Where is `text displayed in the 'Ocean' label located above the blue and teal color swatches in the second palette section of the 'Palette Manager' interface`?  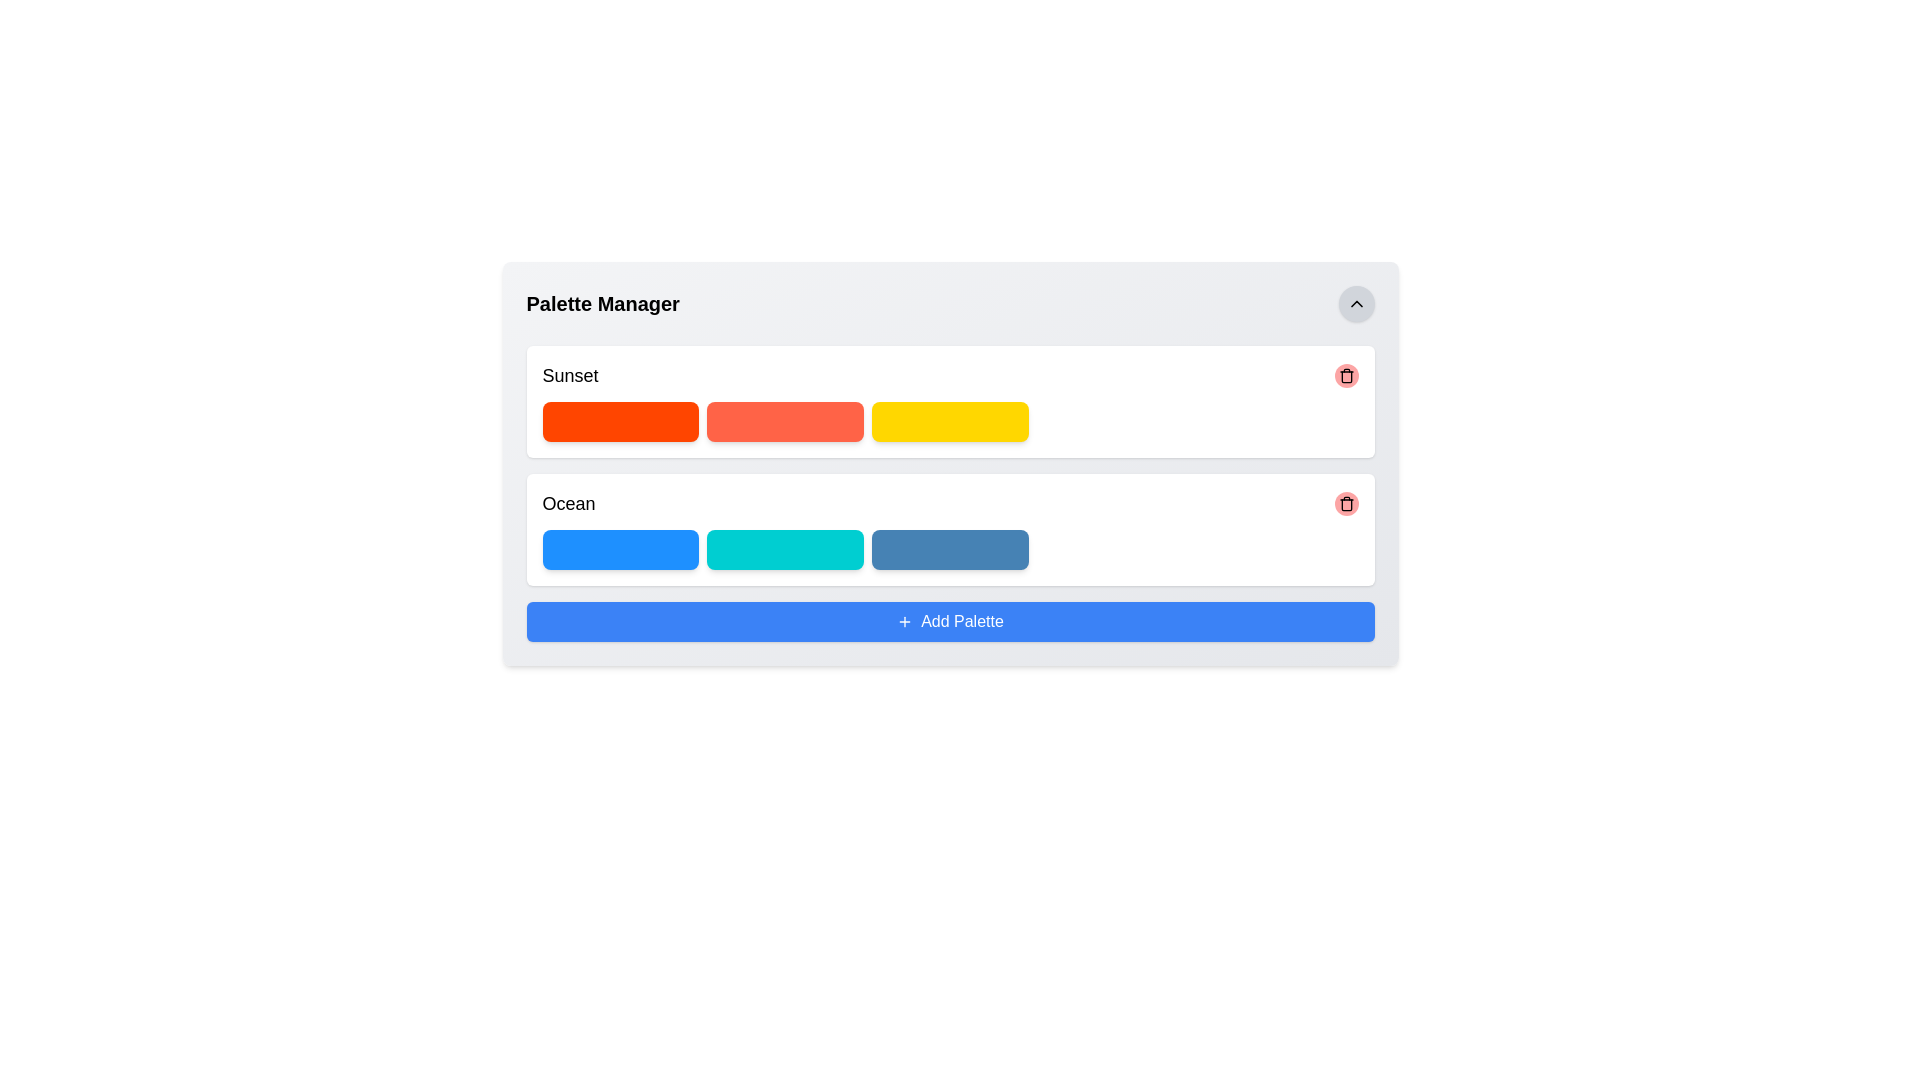 text displayed in the 'Ocean' label located above the blue and teal color swatches in the second palette section of the 'Palette Manager' interface is located at coordinates (568, 503).